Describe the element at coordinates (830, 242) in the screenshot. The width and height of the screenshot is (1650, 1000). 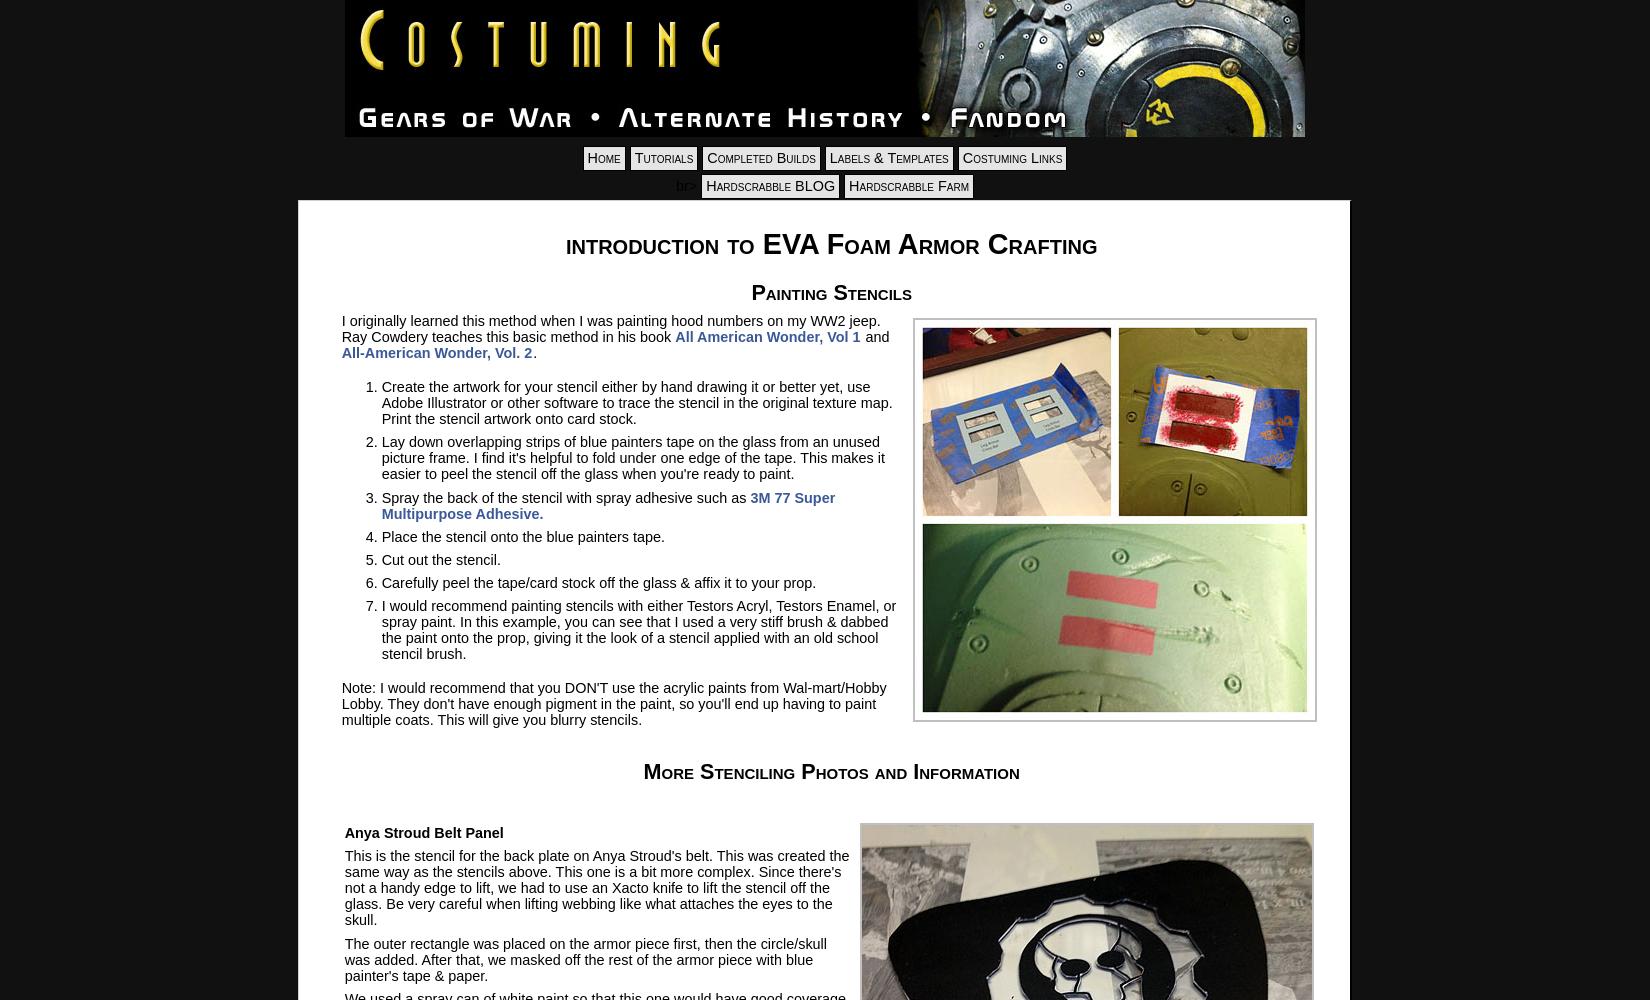
I see `'introduction to EVA Foam Armor Crafting'` at that location.